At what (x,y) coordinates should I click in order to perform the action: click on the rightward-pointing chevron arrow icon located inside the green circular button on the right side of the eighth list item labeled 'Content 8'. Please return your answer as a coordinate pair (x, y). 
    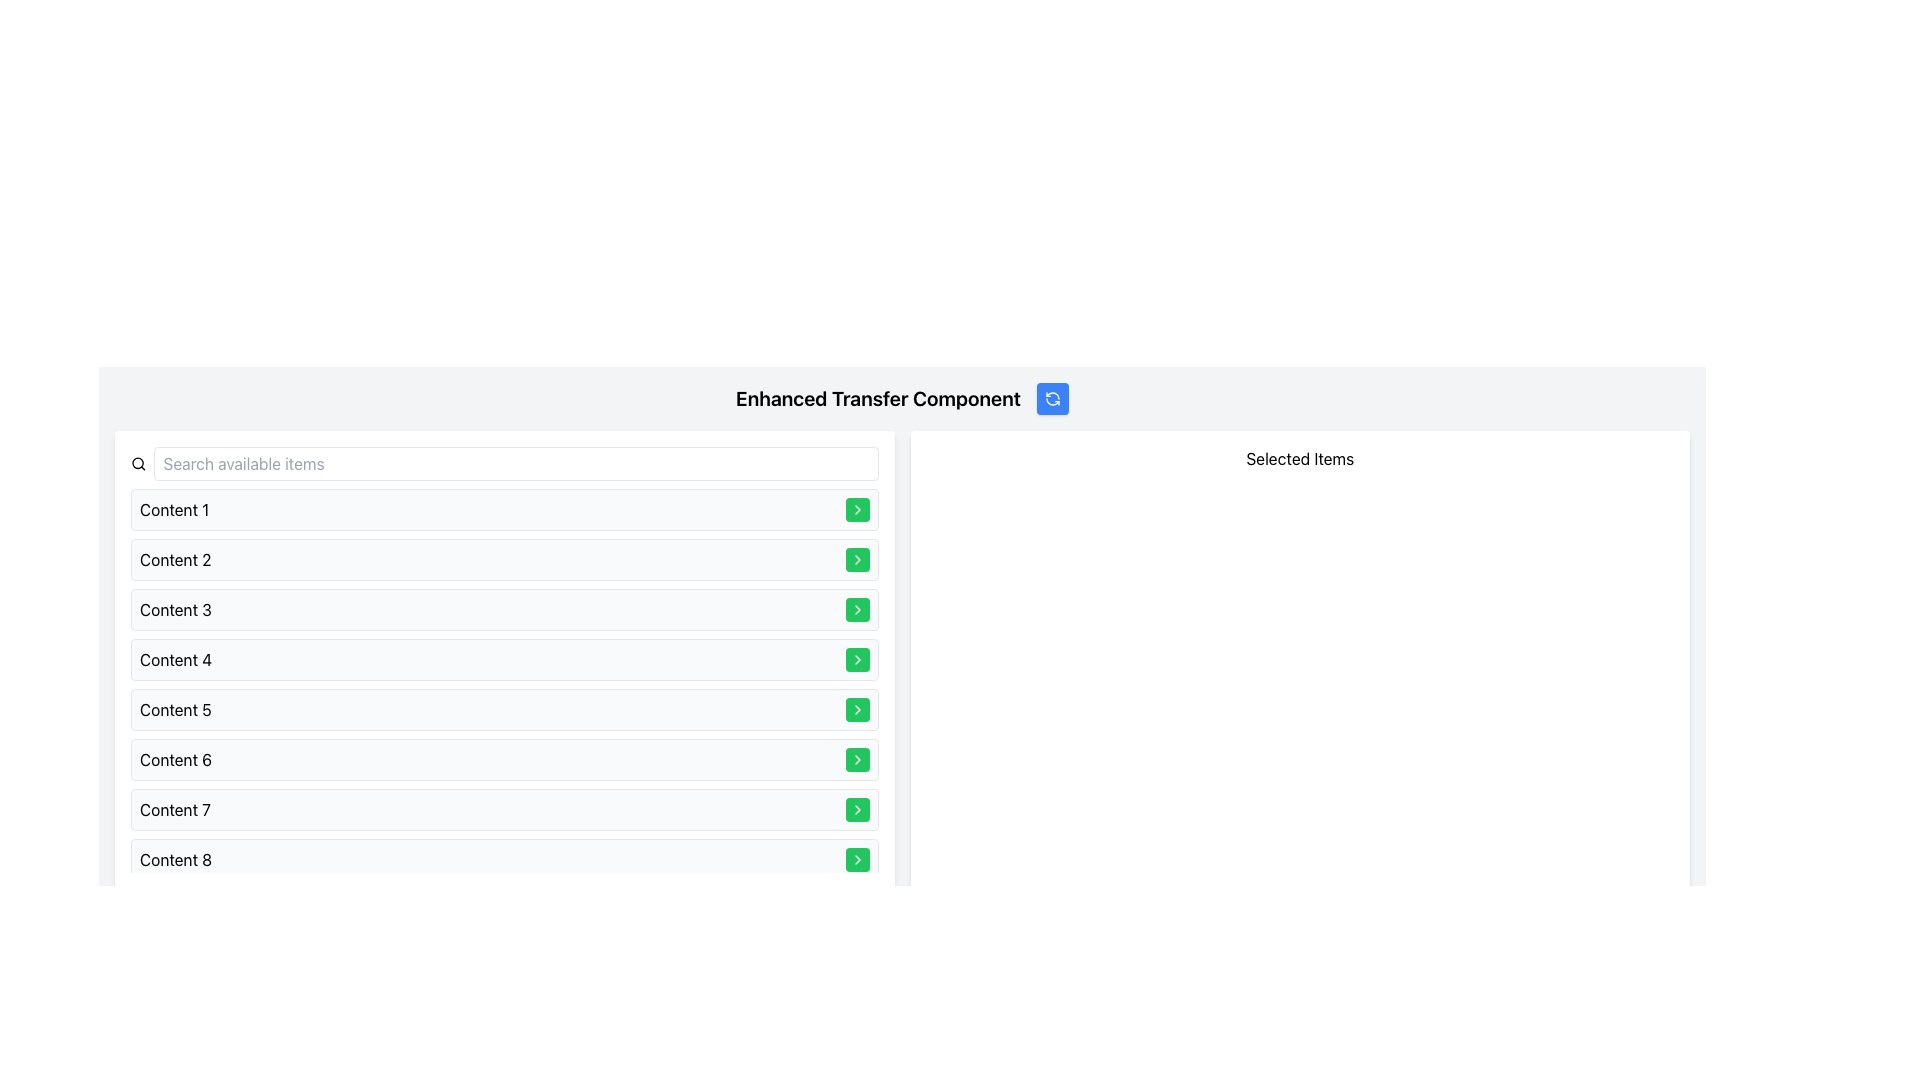
    Looking at the image, I should click on (857, 810).